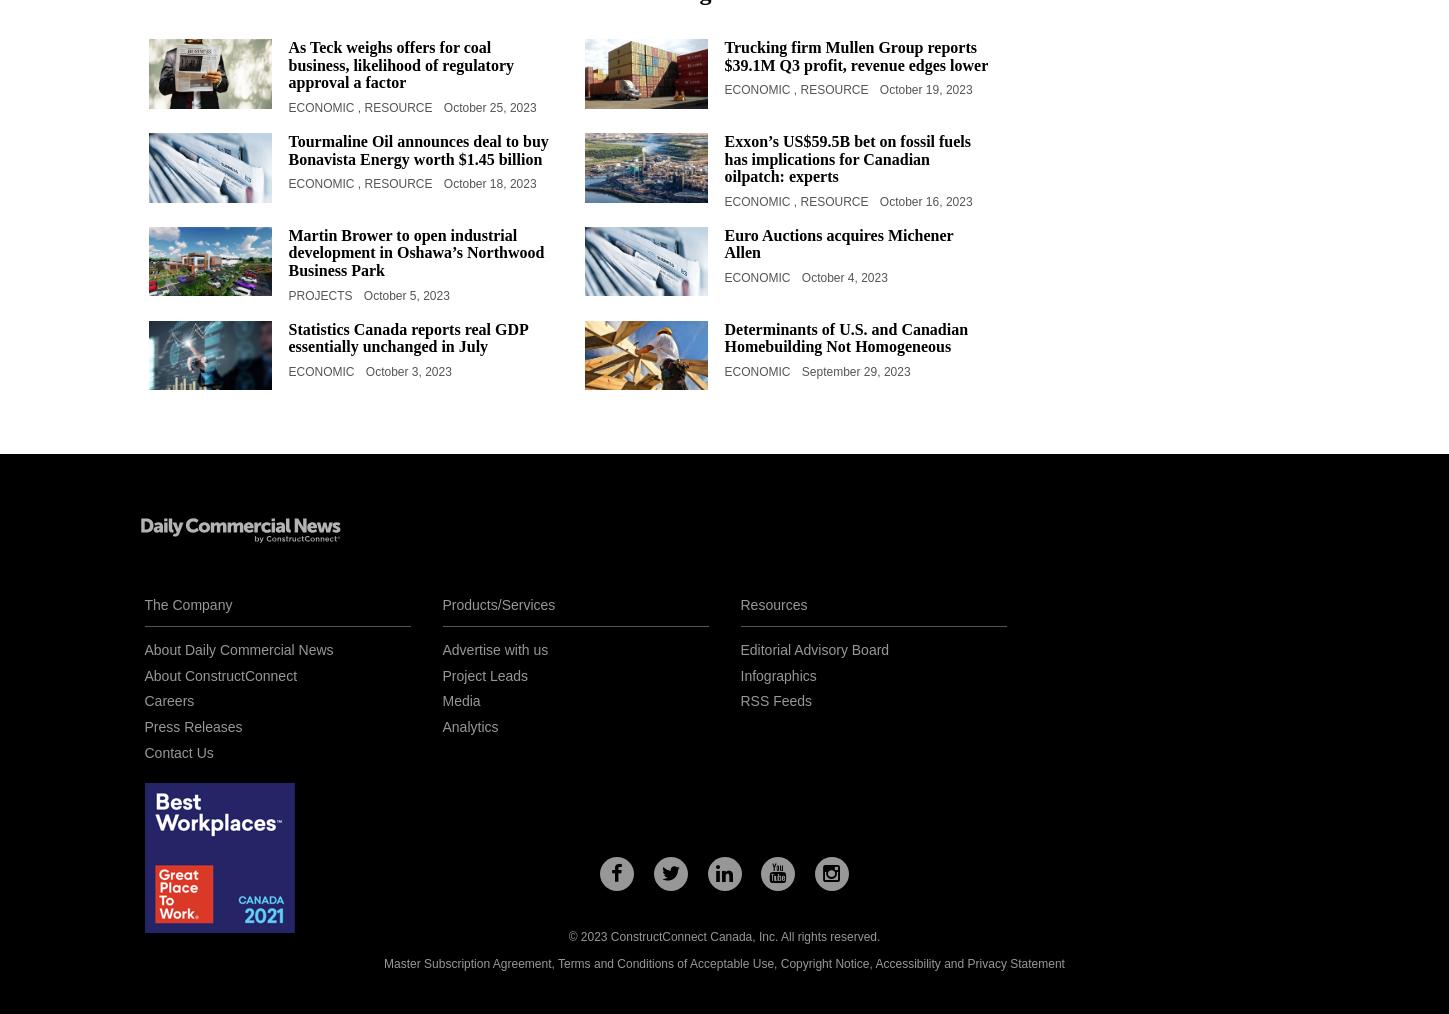 The image size is (1449, 1014). What do you see at coordinates (489, 106) in the screenshot?
I see `'October 25, 2023'` at bounding box center [489, 106].